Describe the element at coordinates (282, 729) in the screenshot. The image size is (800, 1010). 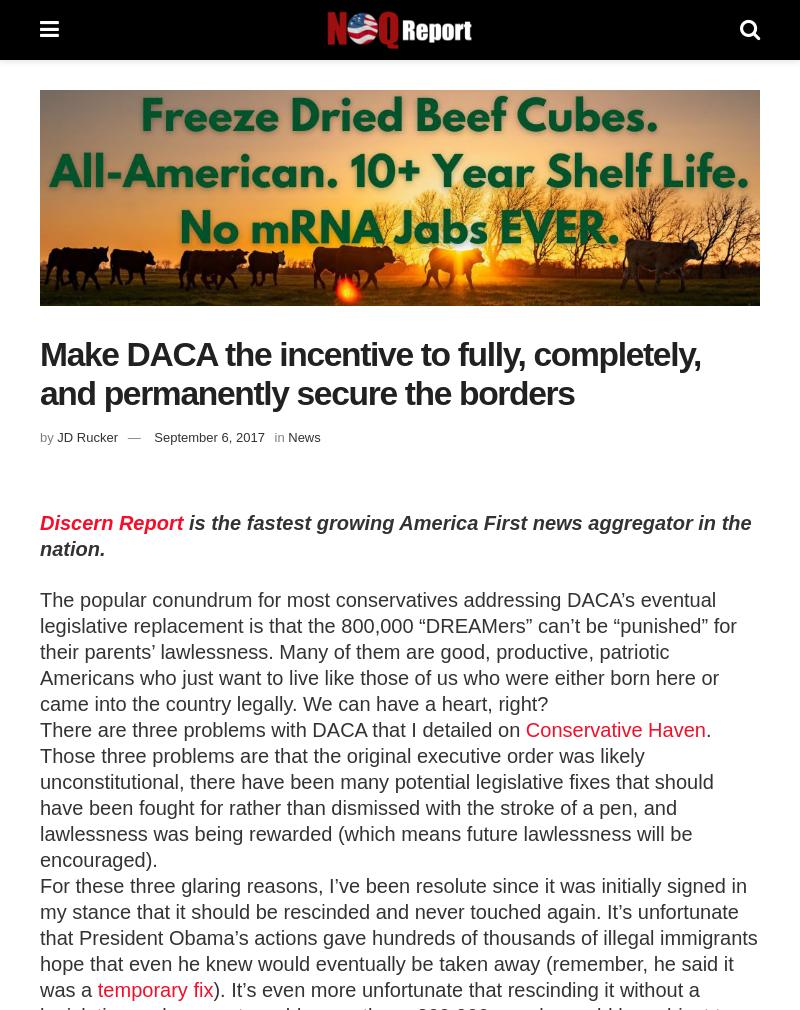
I see `'There are three problems with DACA that I detailed on'` at that location.